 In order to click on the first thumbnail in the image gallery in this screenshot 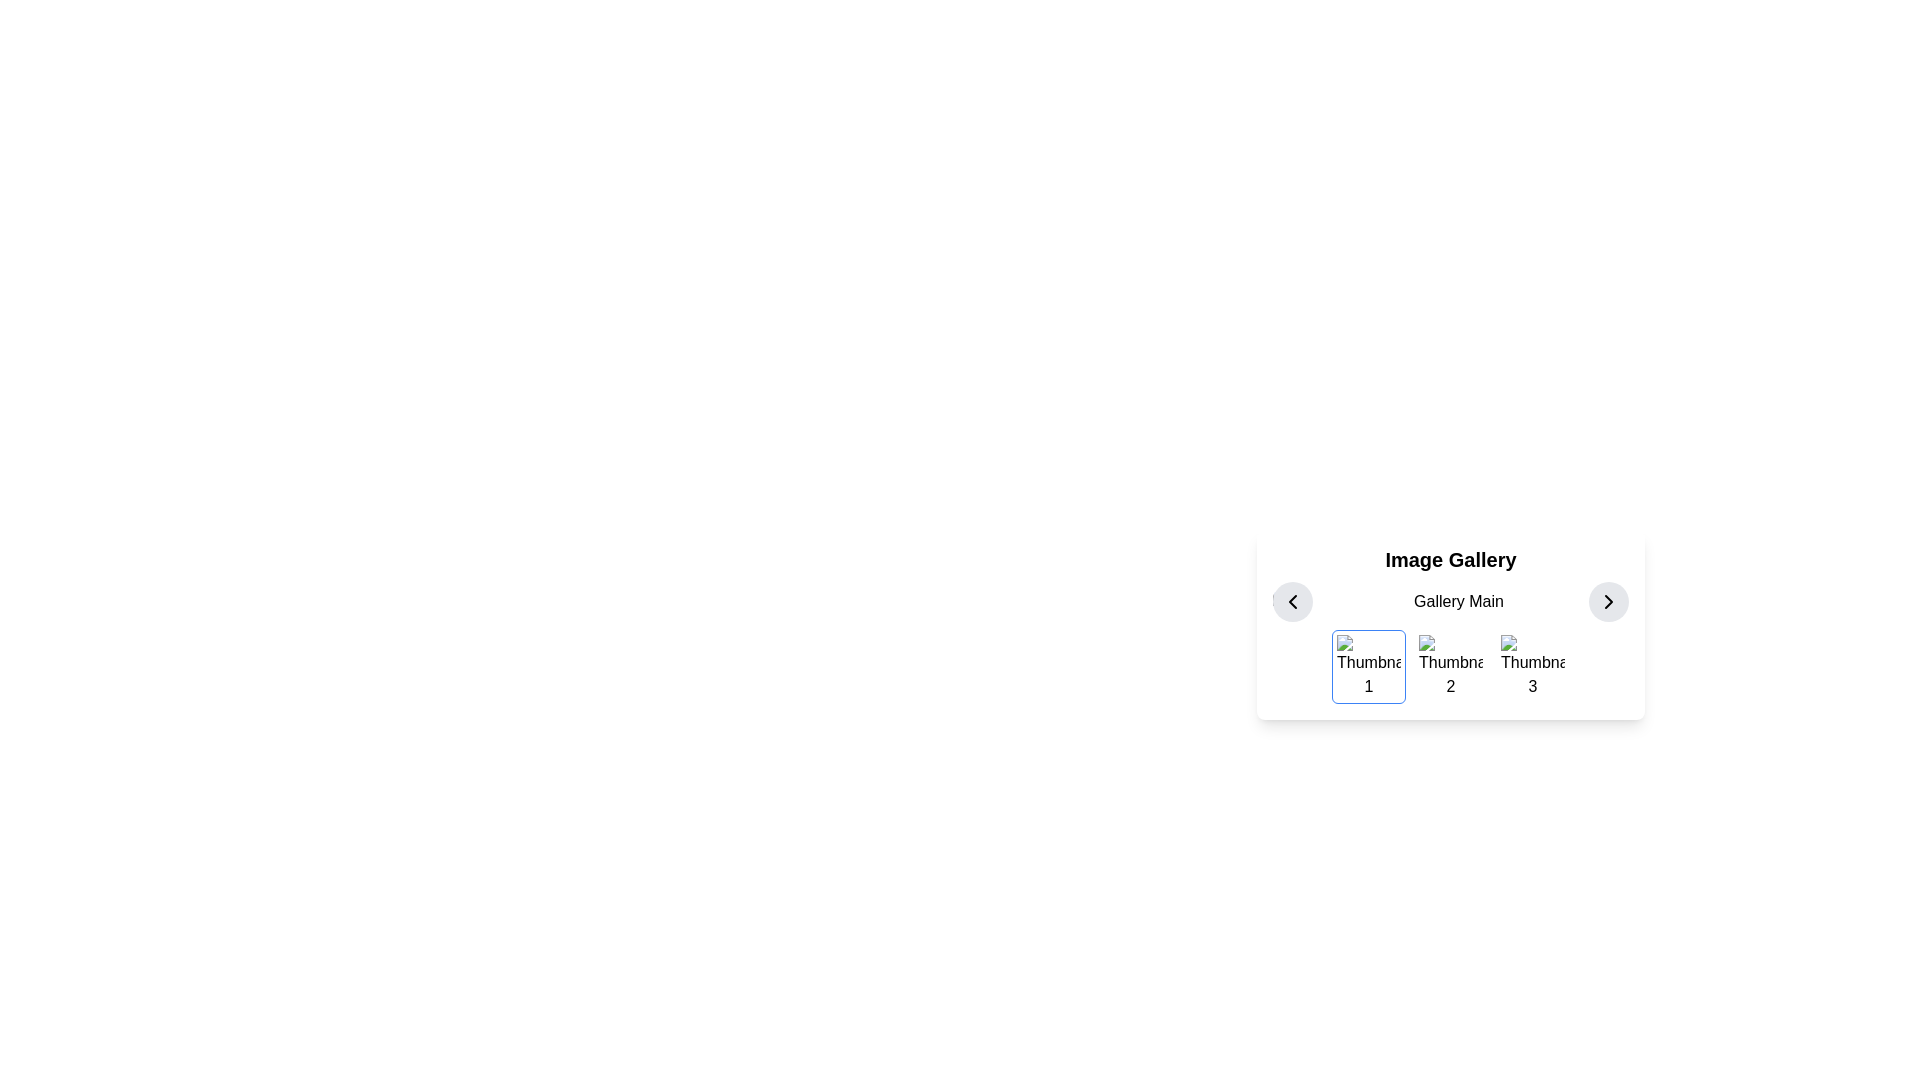, I will do `click(1367, 667)`.